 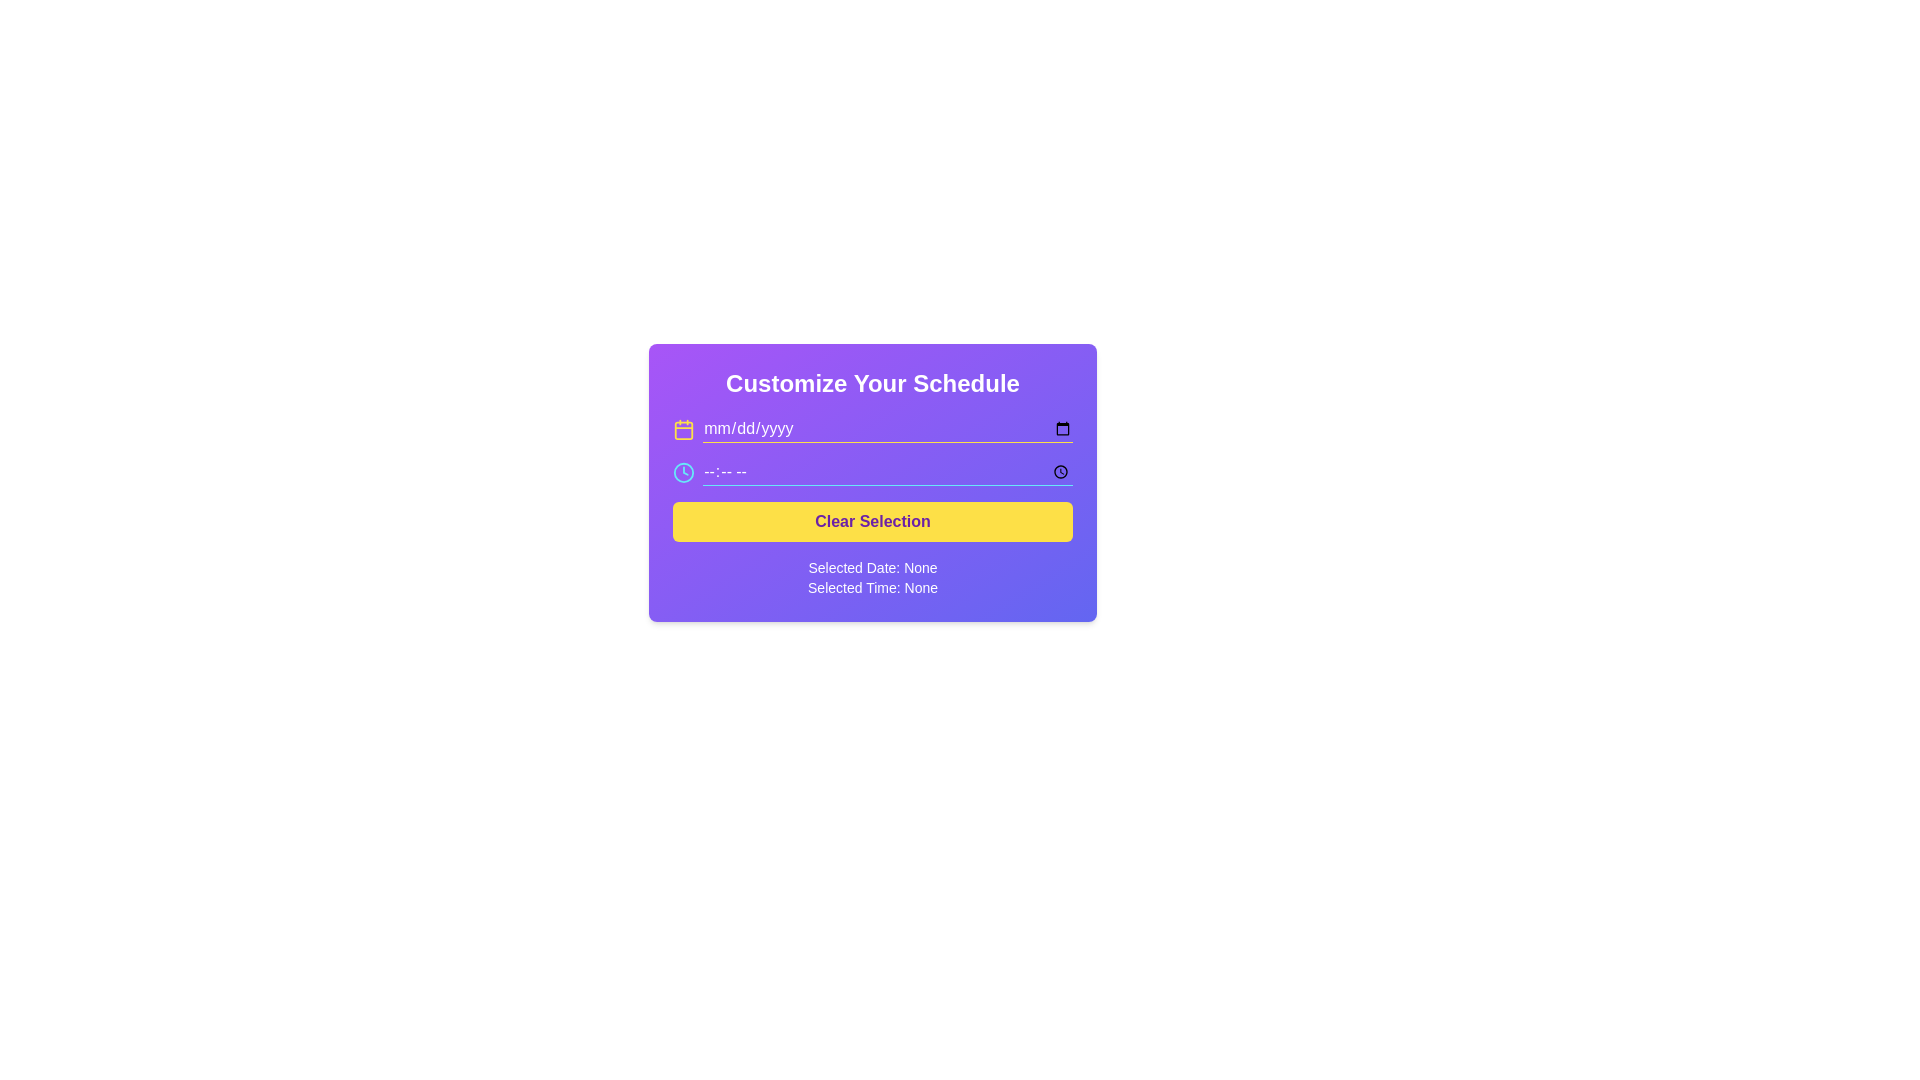 What do you see at coordinates (684, 428) in the screenshot?
I see `the calendar icon with a yellow stroke color, located on the far left of the date input field header, aligned with the placeholder 'mm/dd/yyyy'` at bounding box center [684, 428].